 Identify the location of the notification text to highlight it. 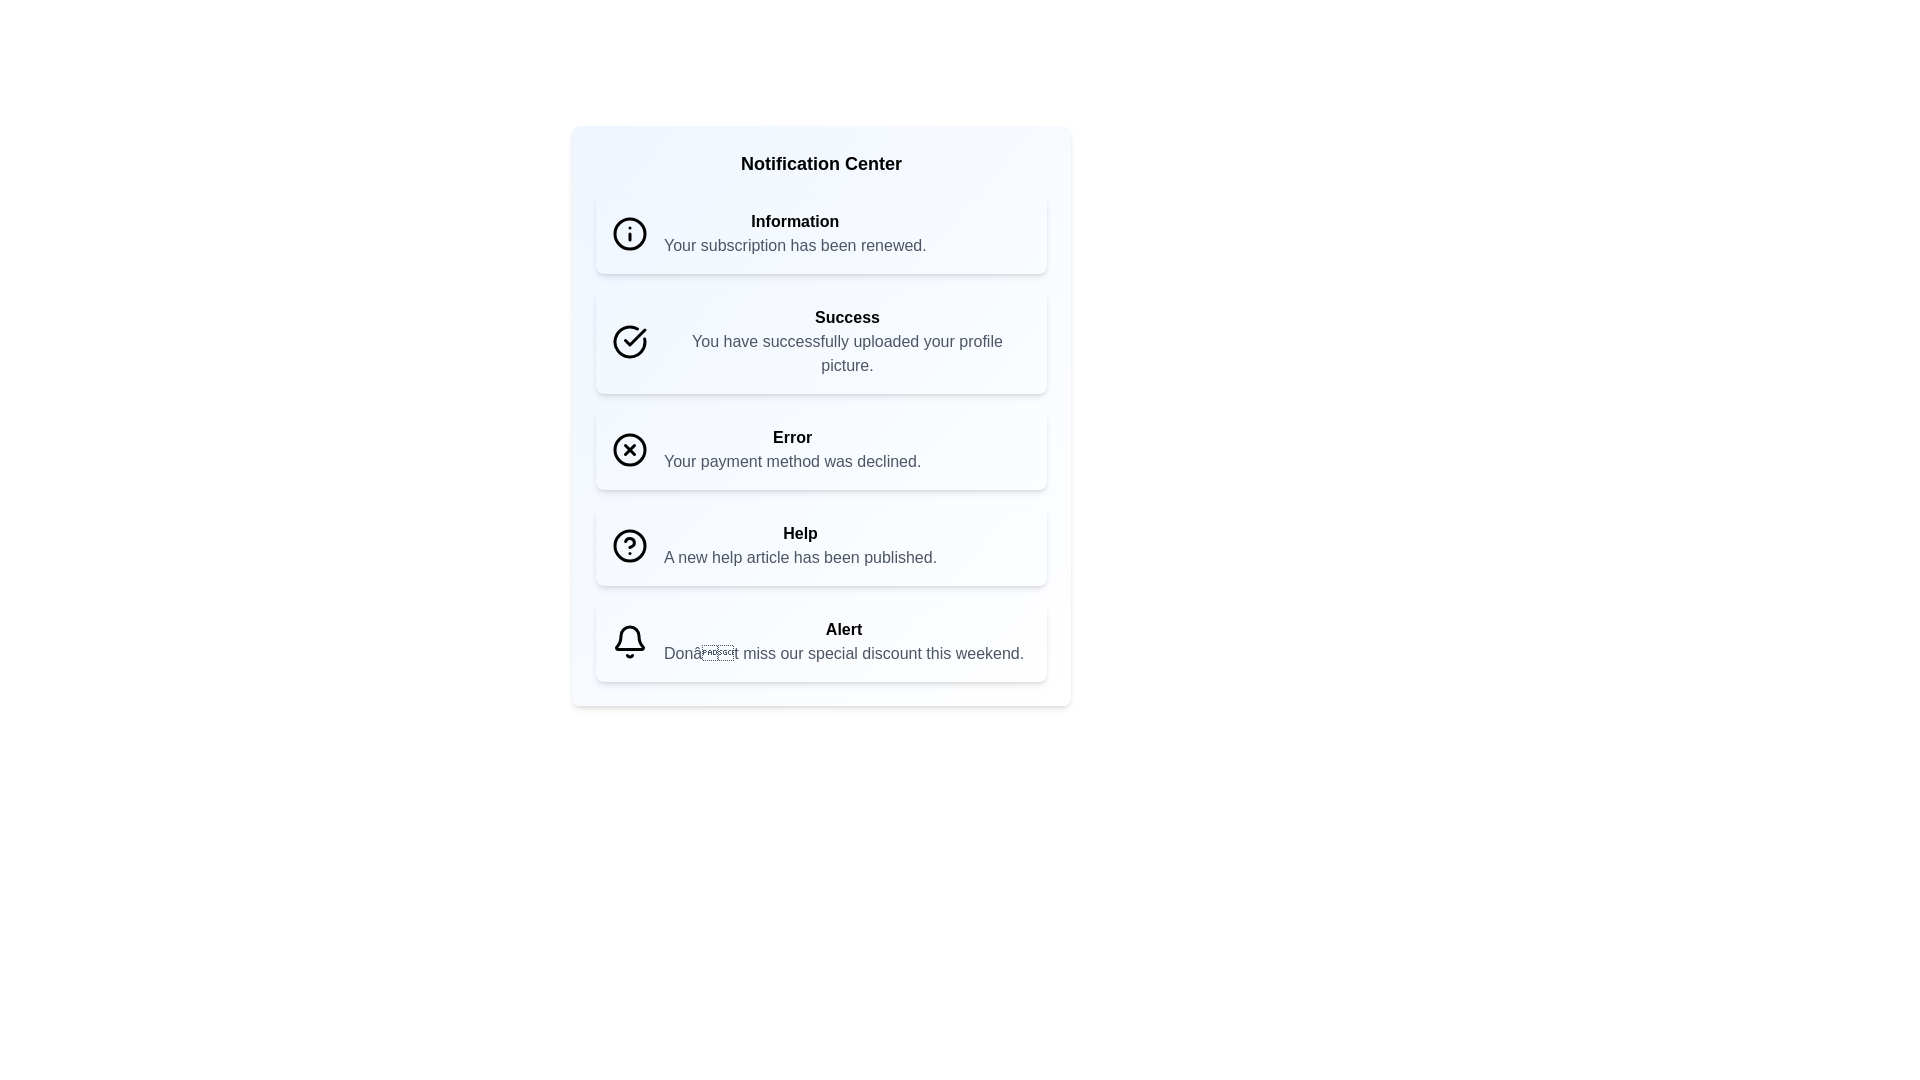
(794, 233).